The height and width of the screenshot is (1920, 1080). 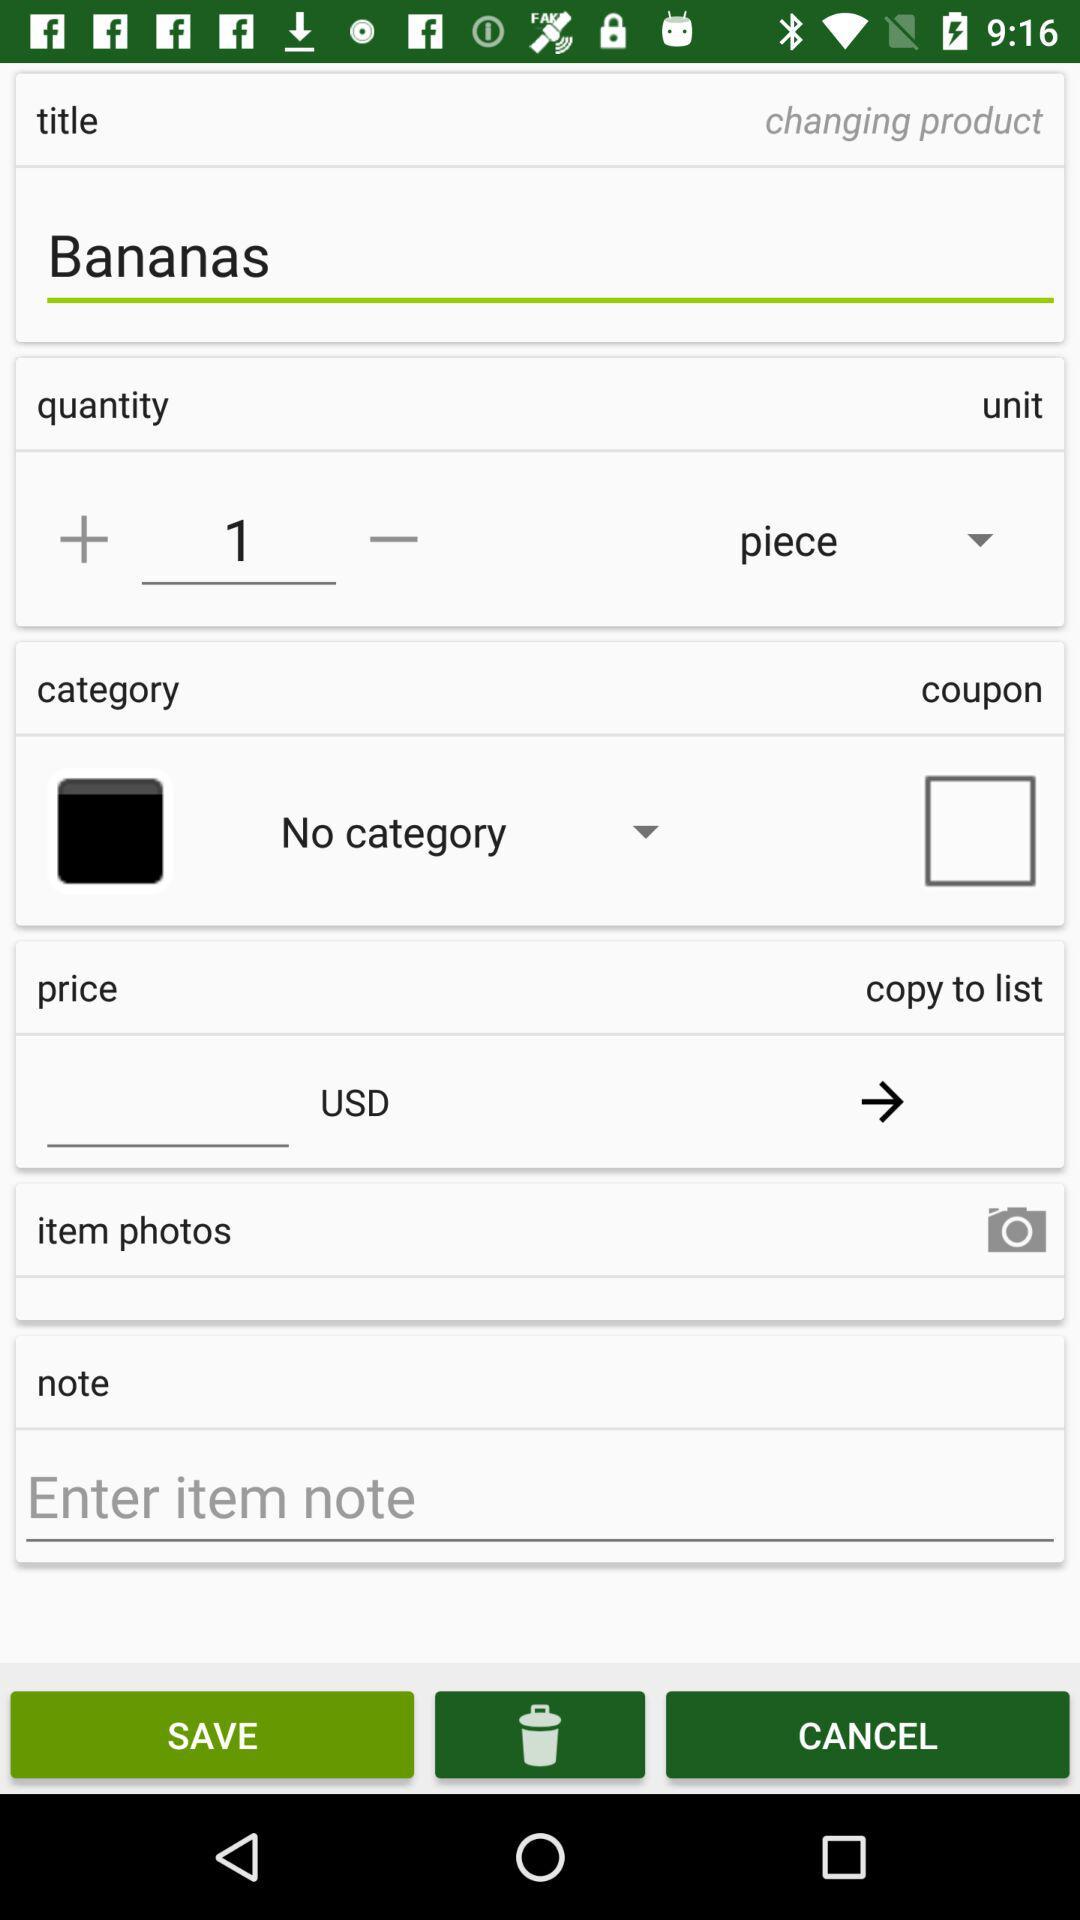 What do you see at coordinates (881, 1100) in the screenshot?
I see `copy to list` at bounding box center [881, 1100].